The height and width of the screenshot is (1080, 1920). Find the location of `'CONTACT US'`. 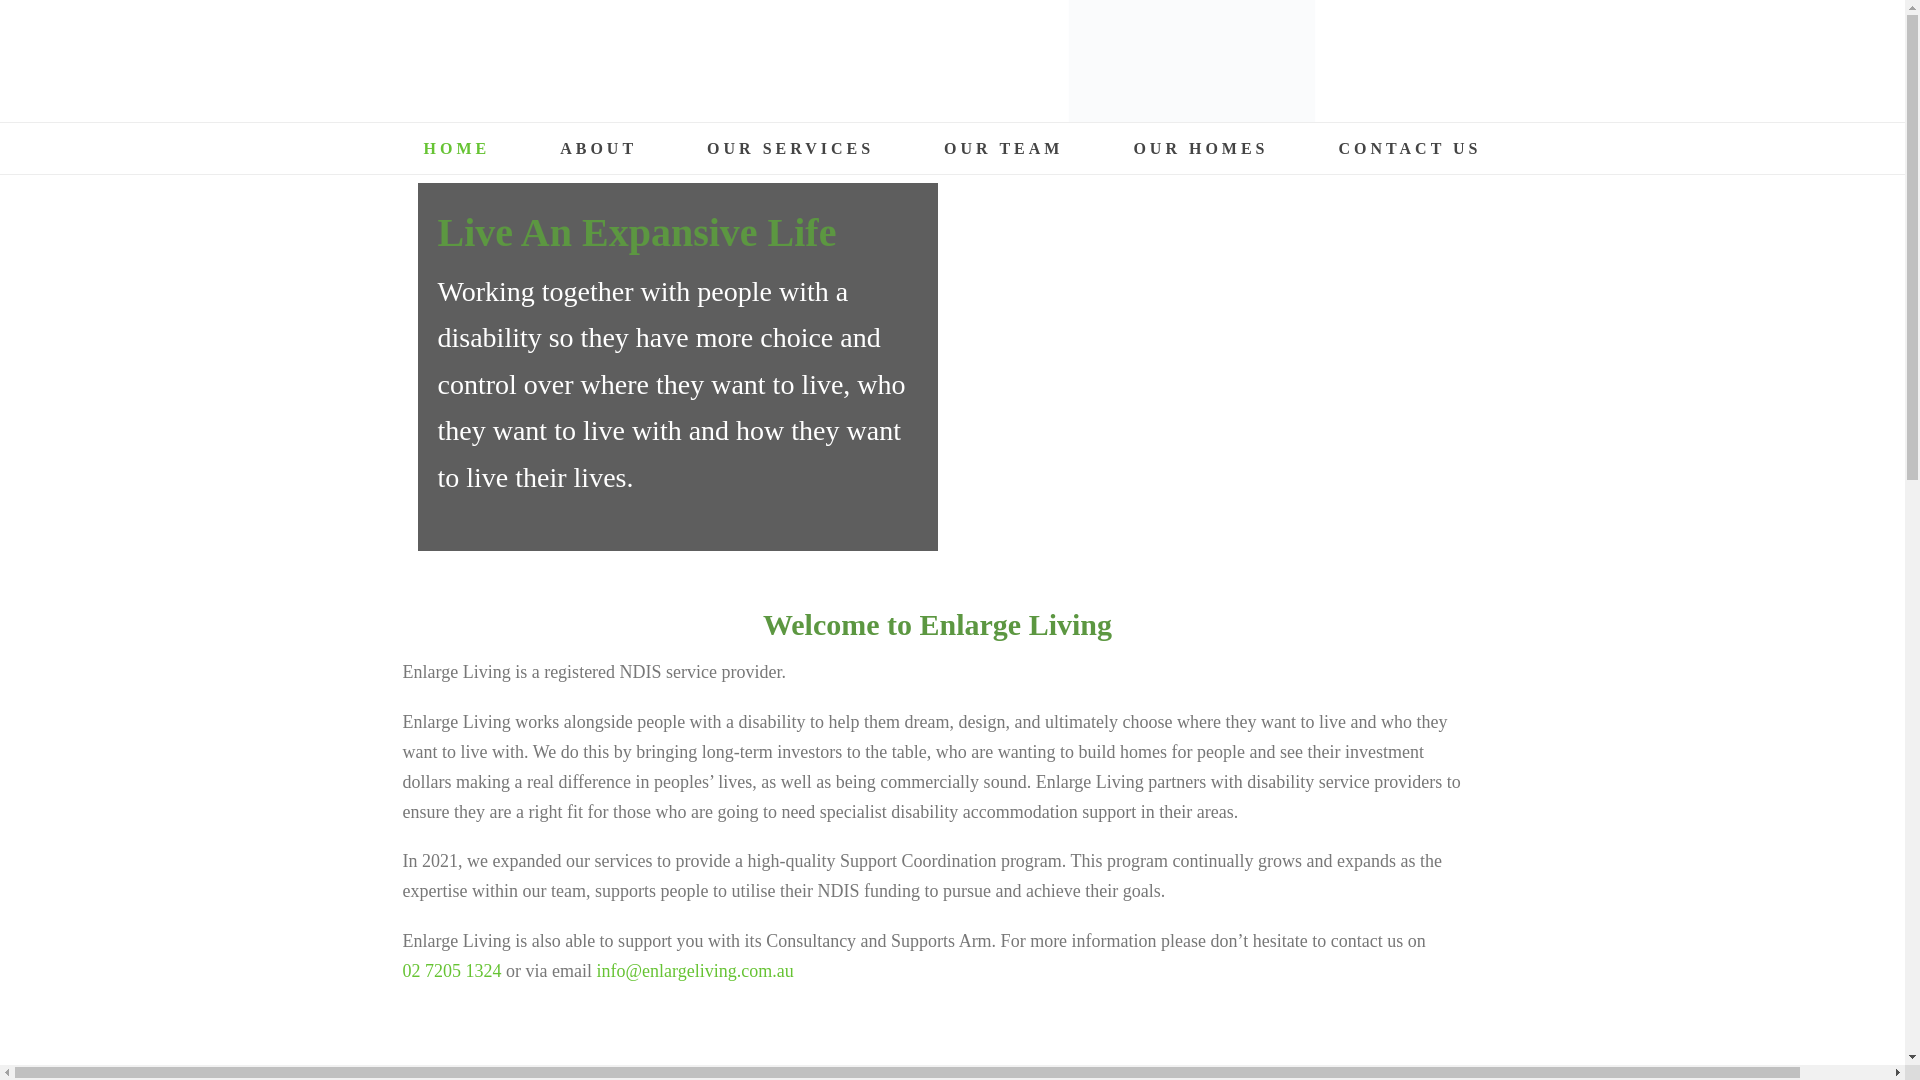

'CONTACT US' is located at coordinates (1409, 147).